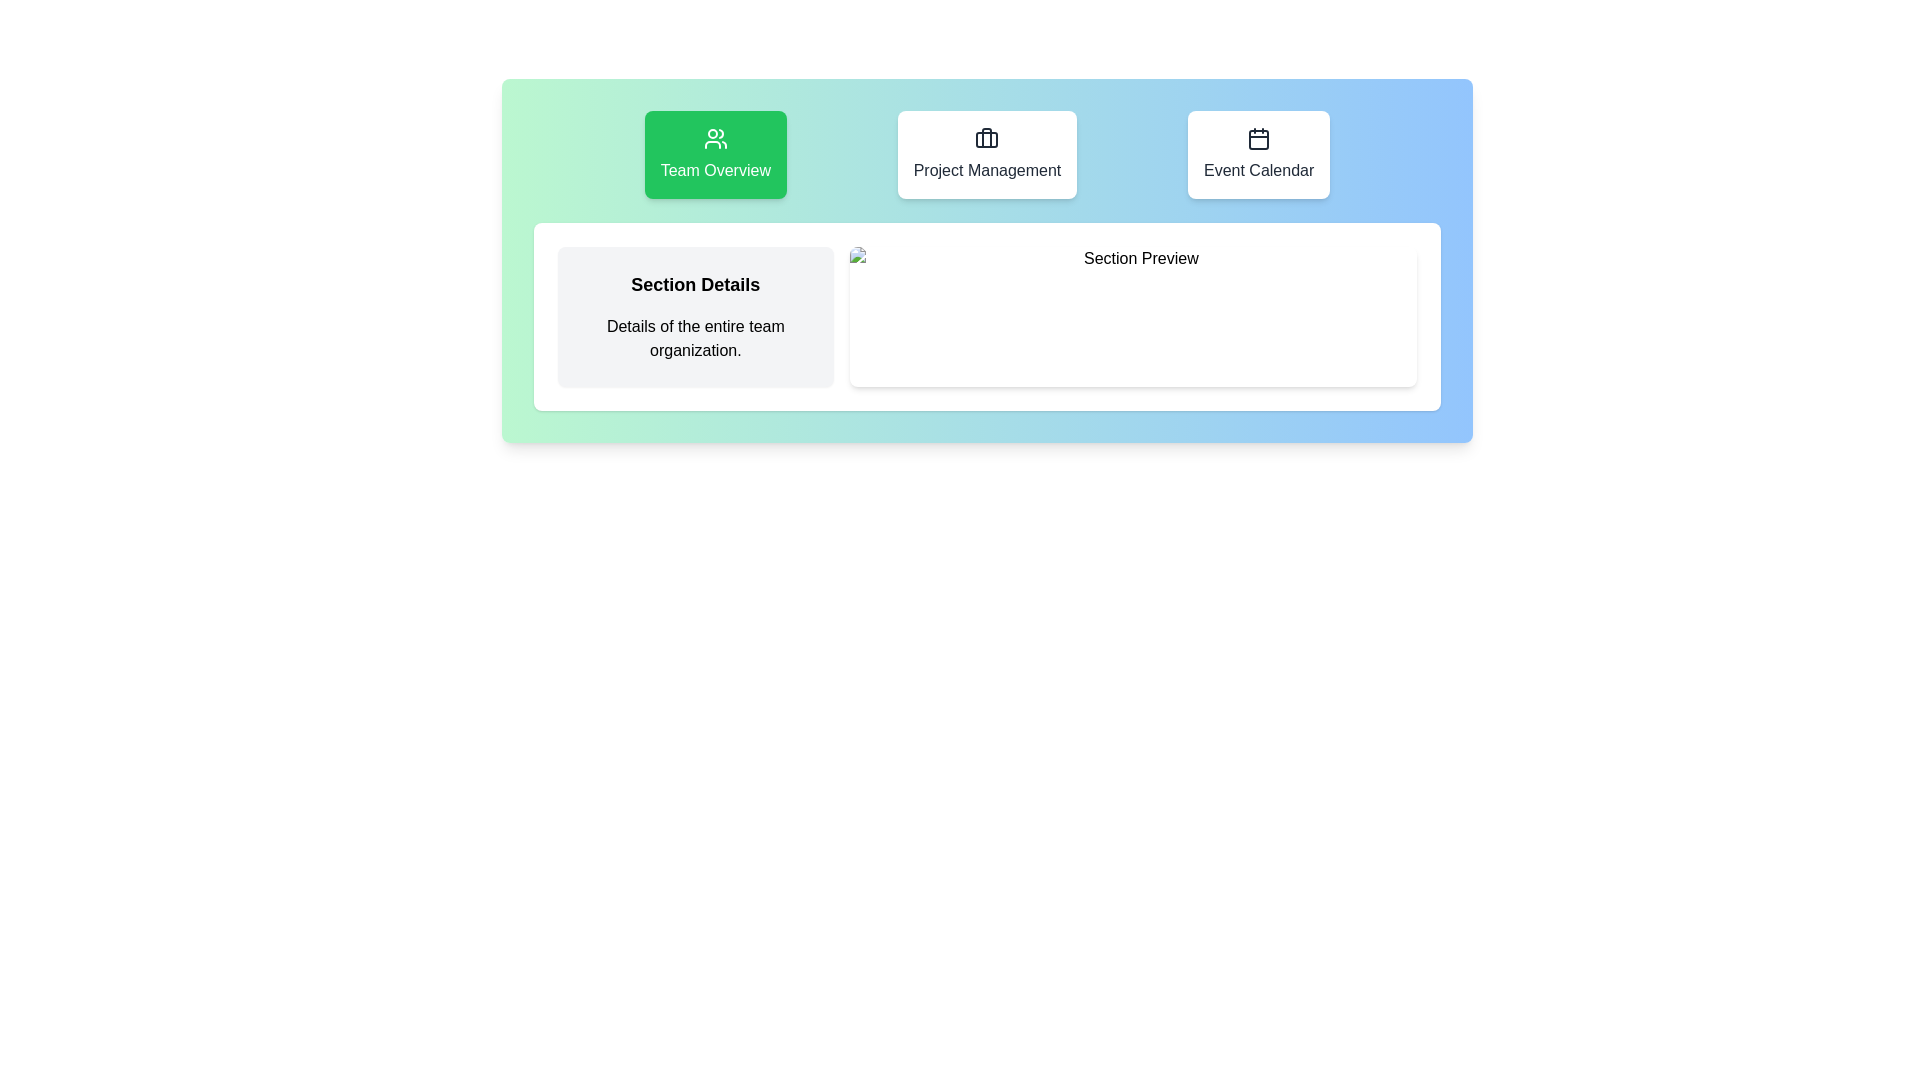 The height and width of the screenshot is (1080, 1920). What do you see at coordinates (987, 137) in the screenshot?
I see `the briefcase icon located at the top-center of the 'Project Management' card, which is styled in outline format and primarily black` at bounding box center [987, 137].